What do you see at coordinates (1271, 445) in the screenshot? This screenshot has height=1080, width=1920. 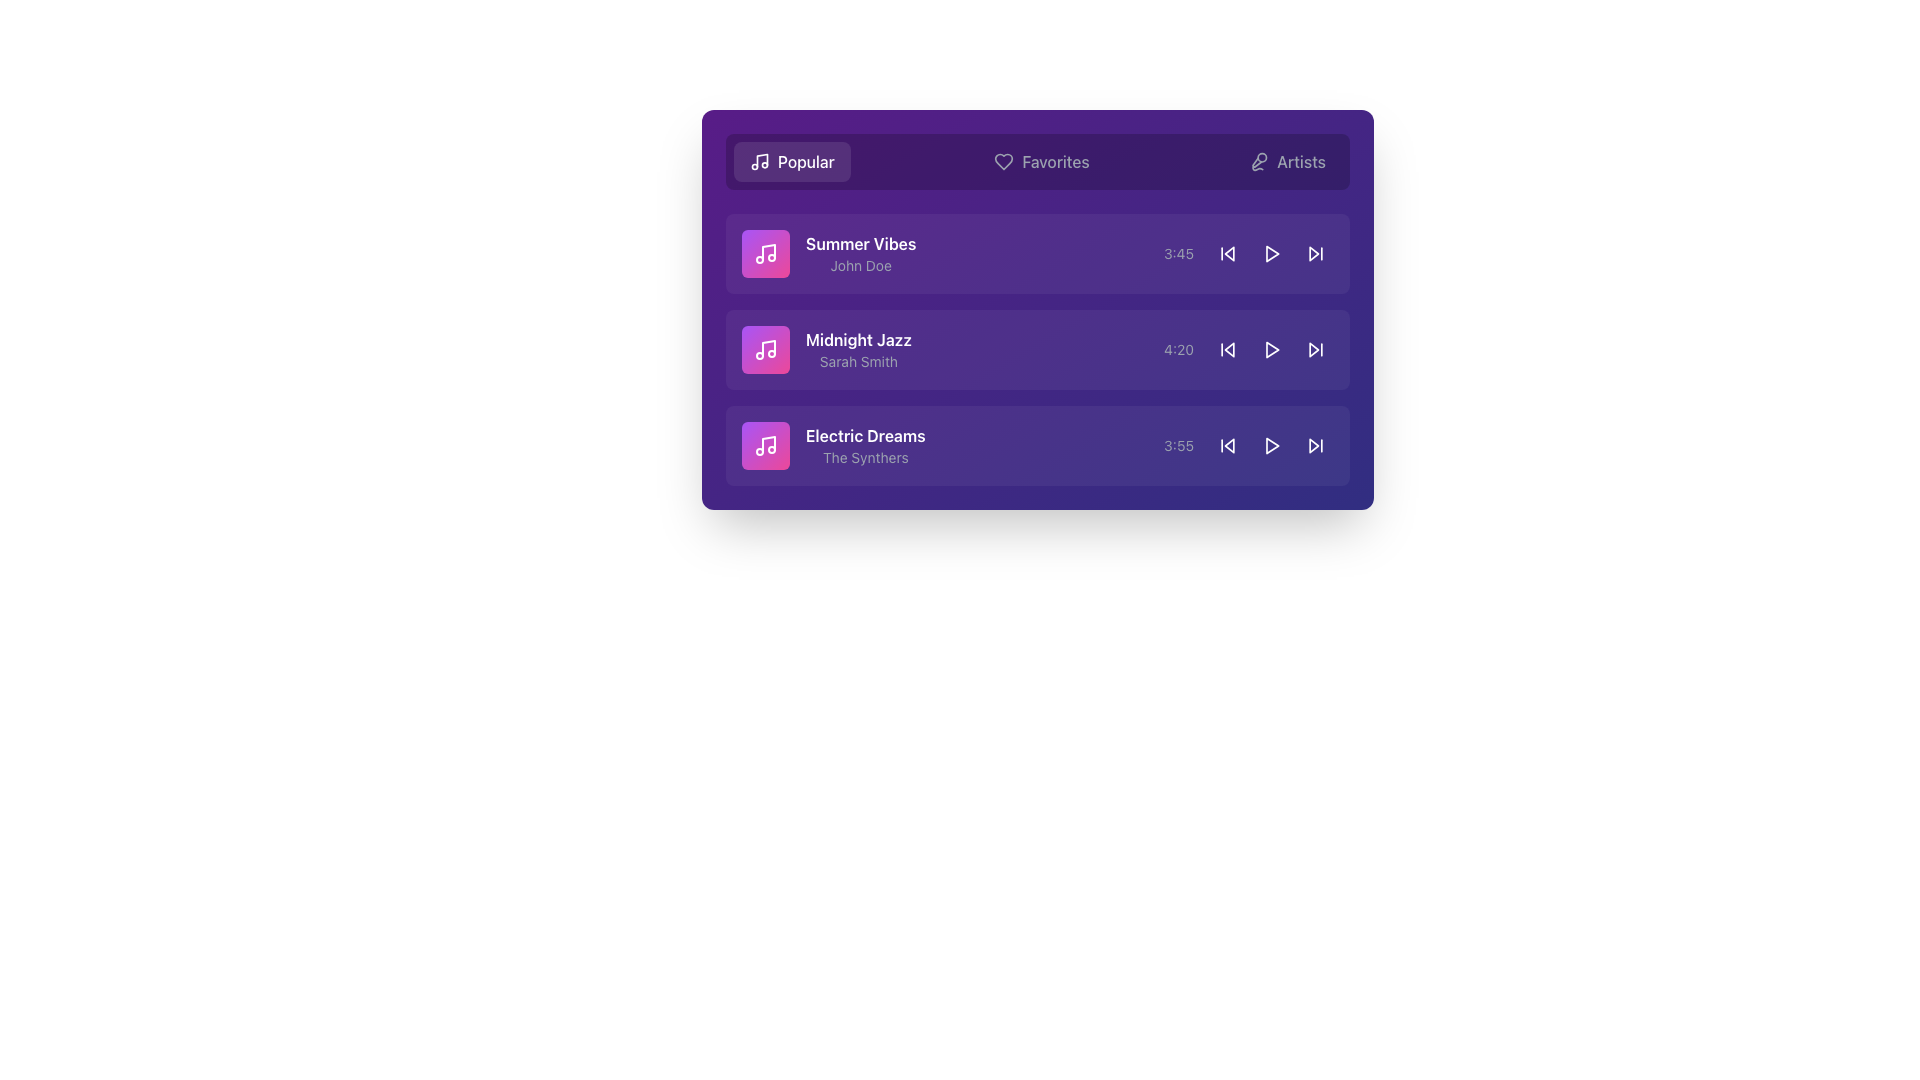 I see `the play button located to the right of the time text '3:55' in the playback controls for the music track 'Electric Dreams'` at bounding box center [1271, 445].